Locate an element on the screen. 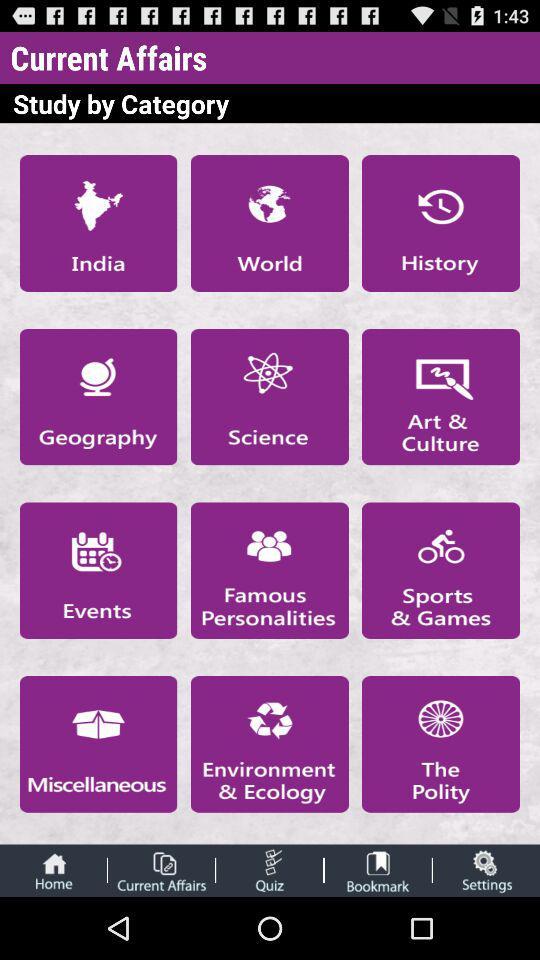 This screenshot has width=540, height=960. events is located at coordinates (97, 570).